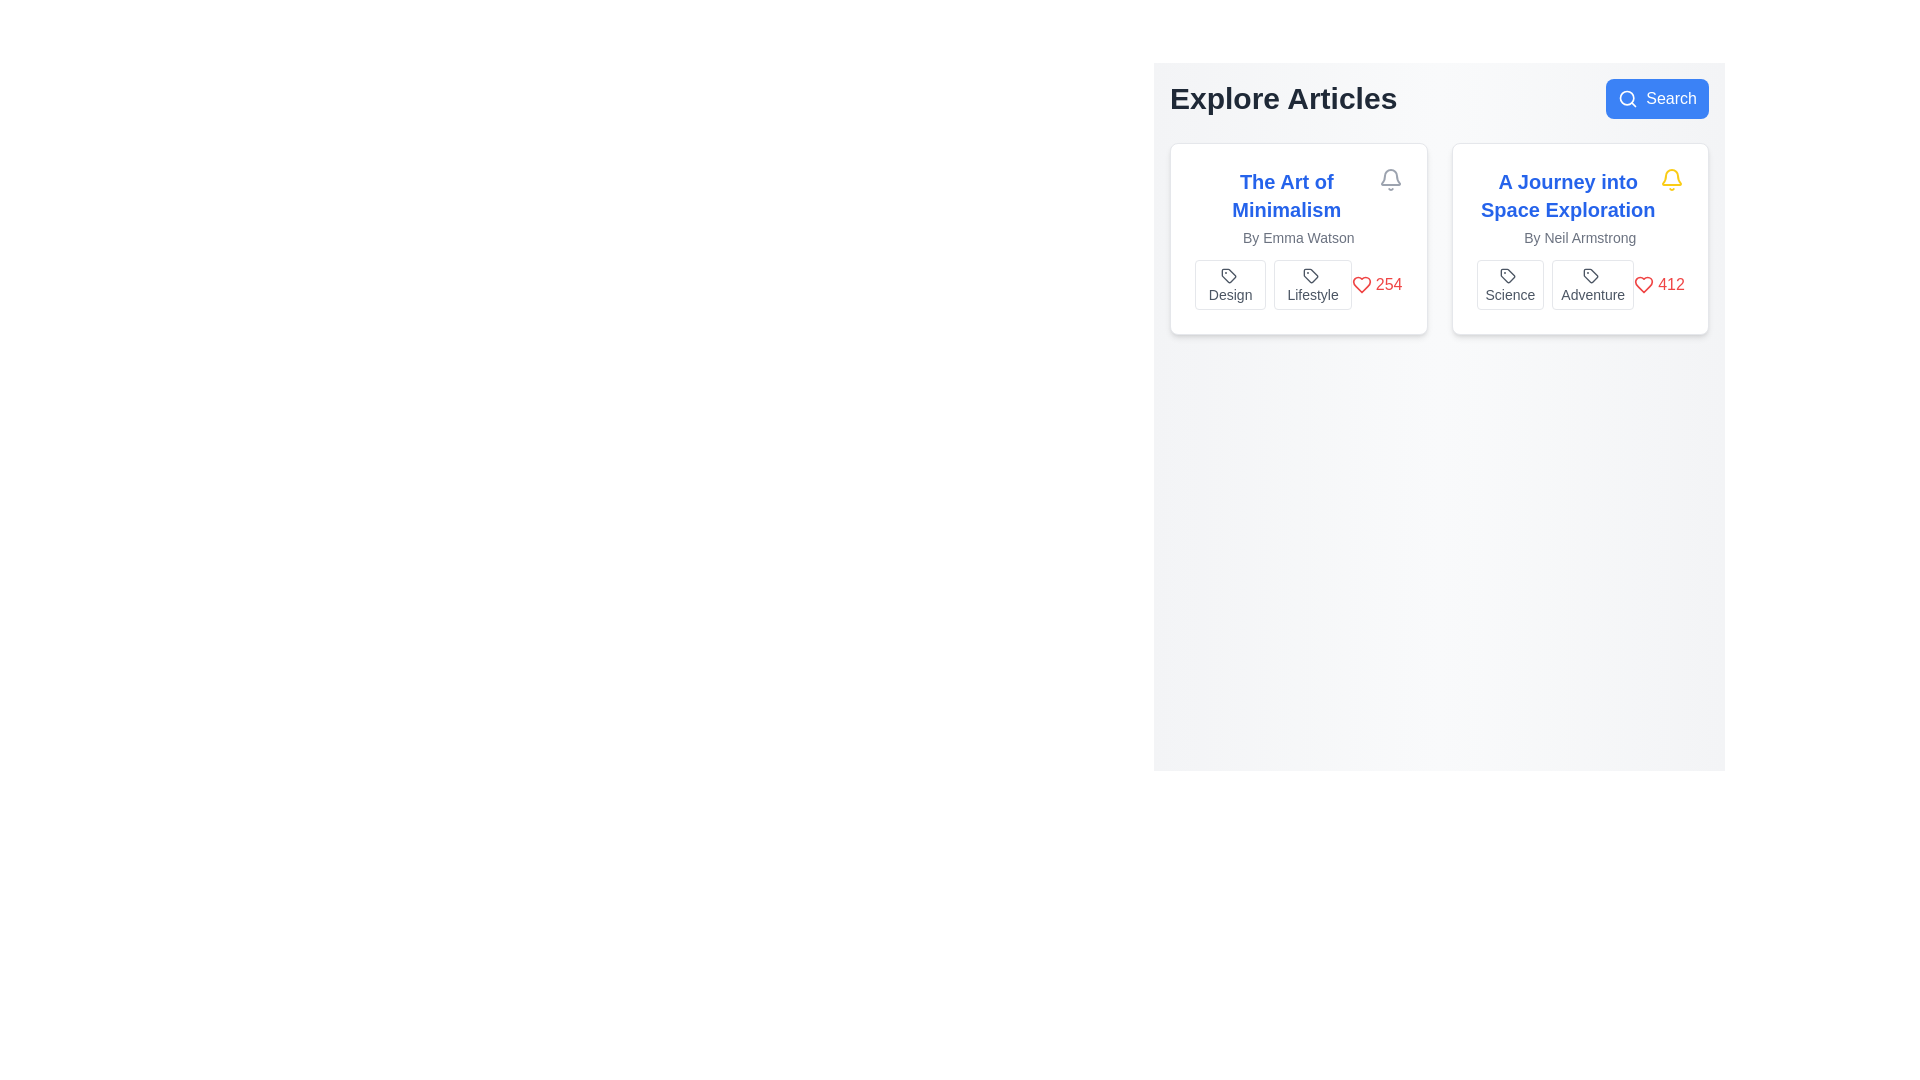  What do you see at coordinates (1313, 285) in the screenshot?
I see `the 'Lifestyle' label with a tag icon` at bounding box center [1313, 285].